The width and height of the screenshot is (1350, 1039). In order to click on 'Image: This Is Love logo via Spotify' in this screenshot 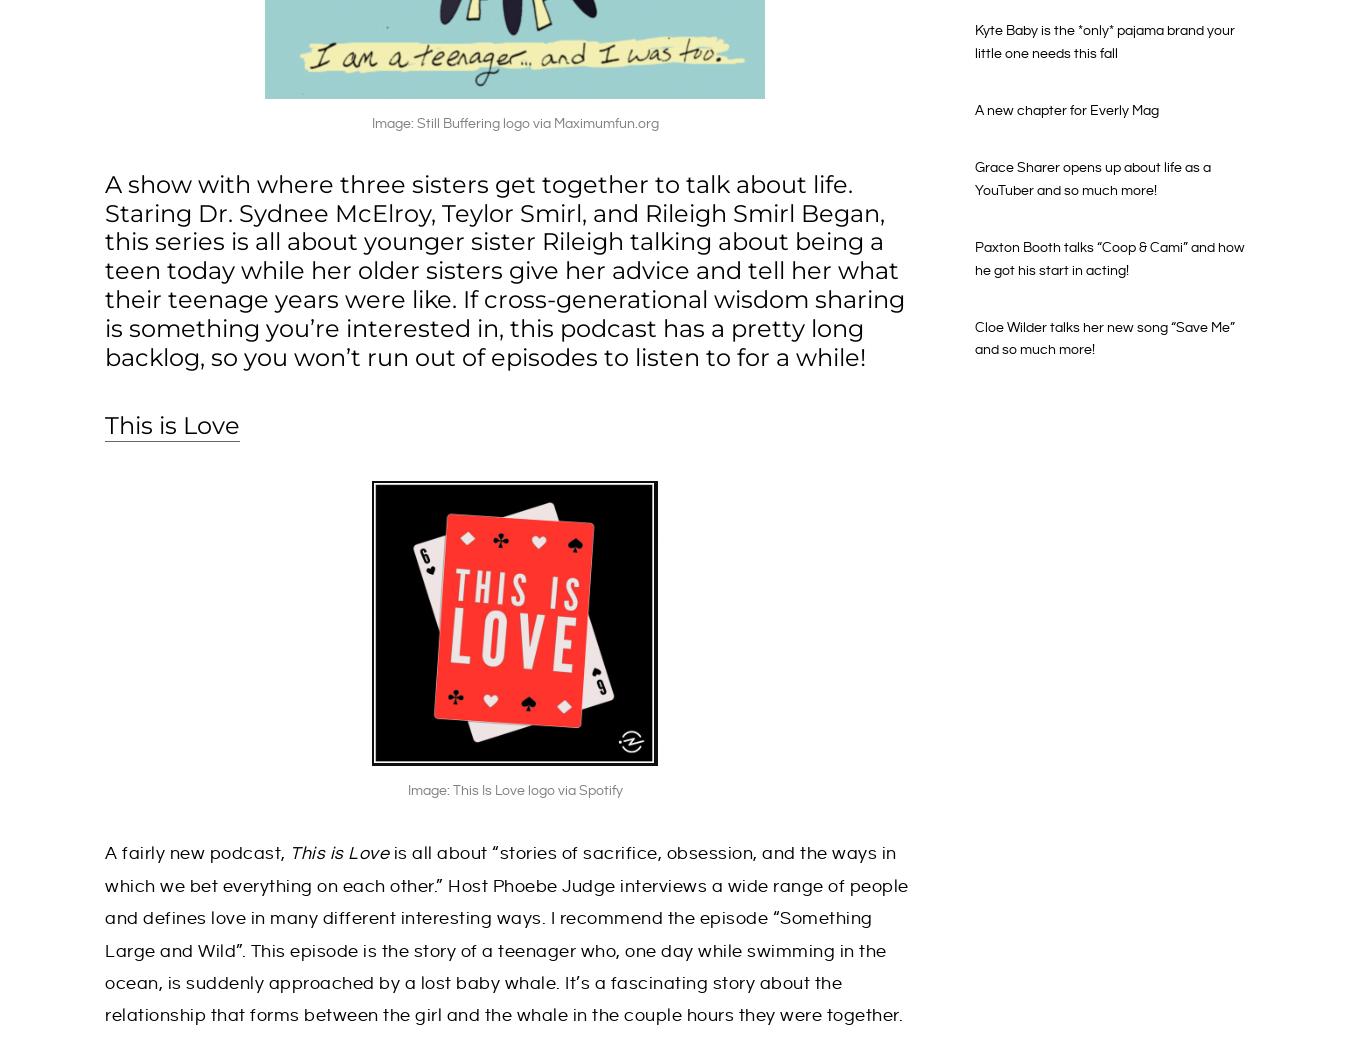, I will do `click(513, 789)`.